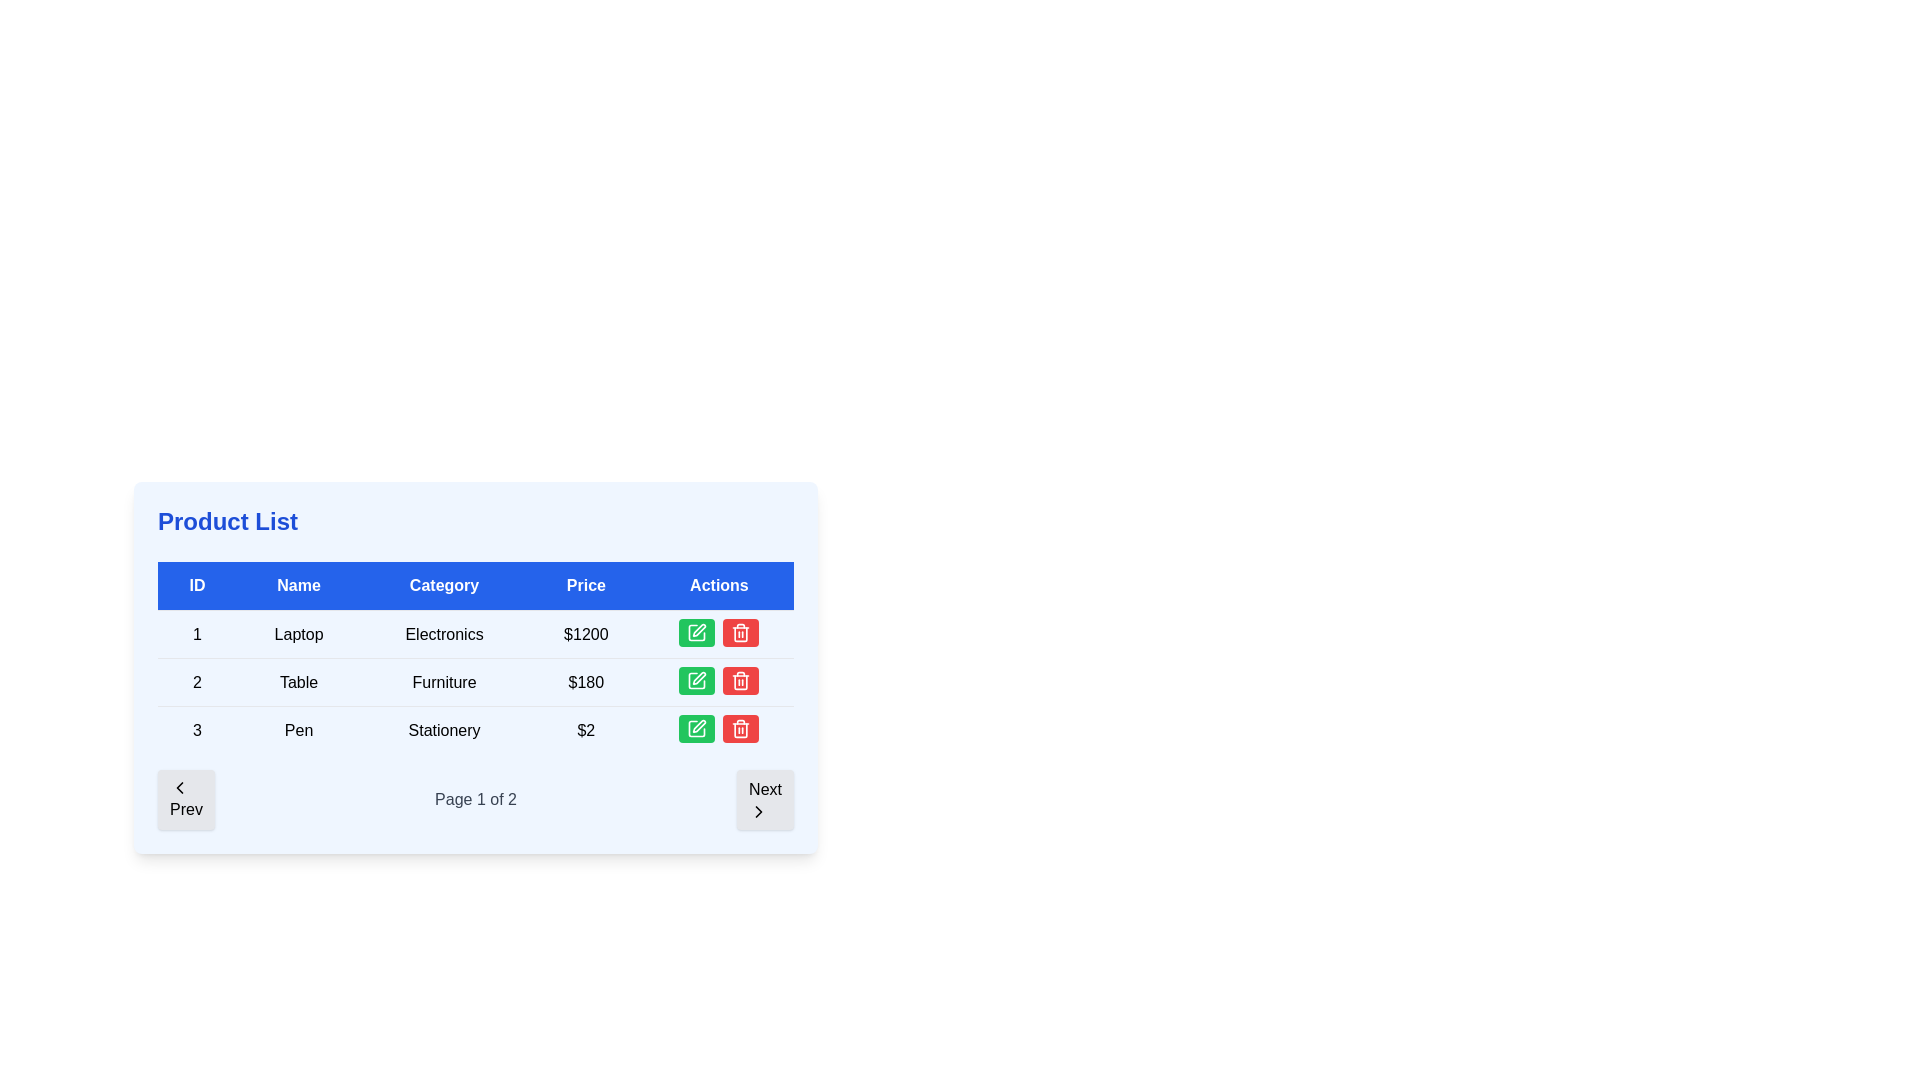 The height and width of the screenshot is (1080, 1920). I want to click on the static text field displaying the price '$1200' in bold, located in the fourth column of the first row in the product details table under the 'Price' section for 'Laptop', so click(585, 634).